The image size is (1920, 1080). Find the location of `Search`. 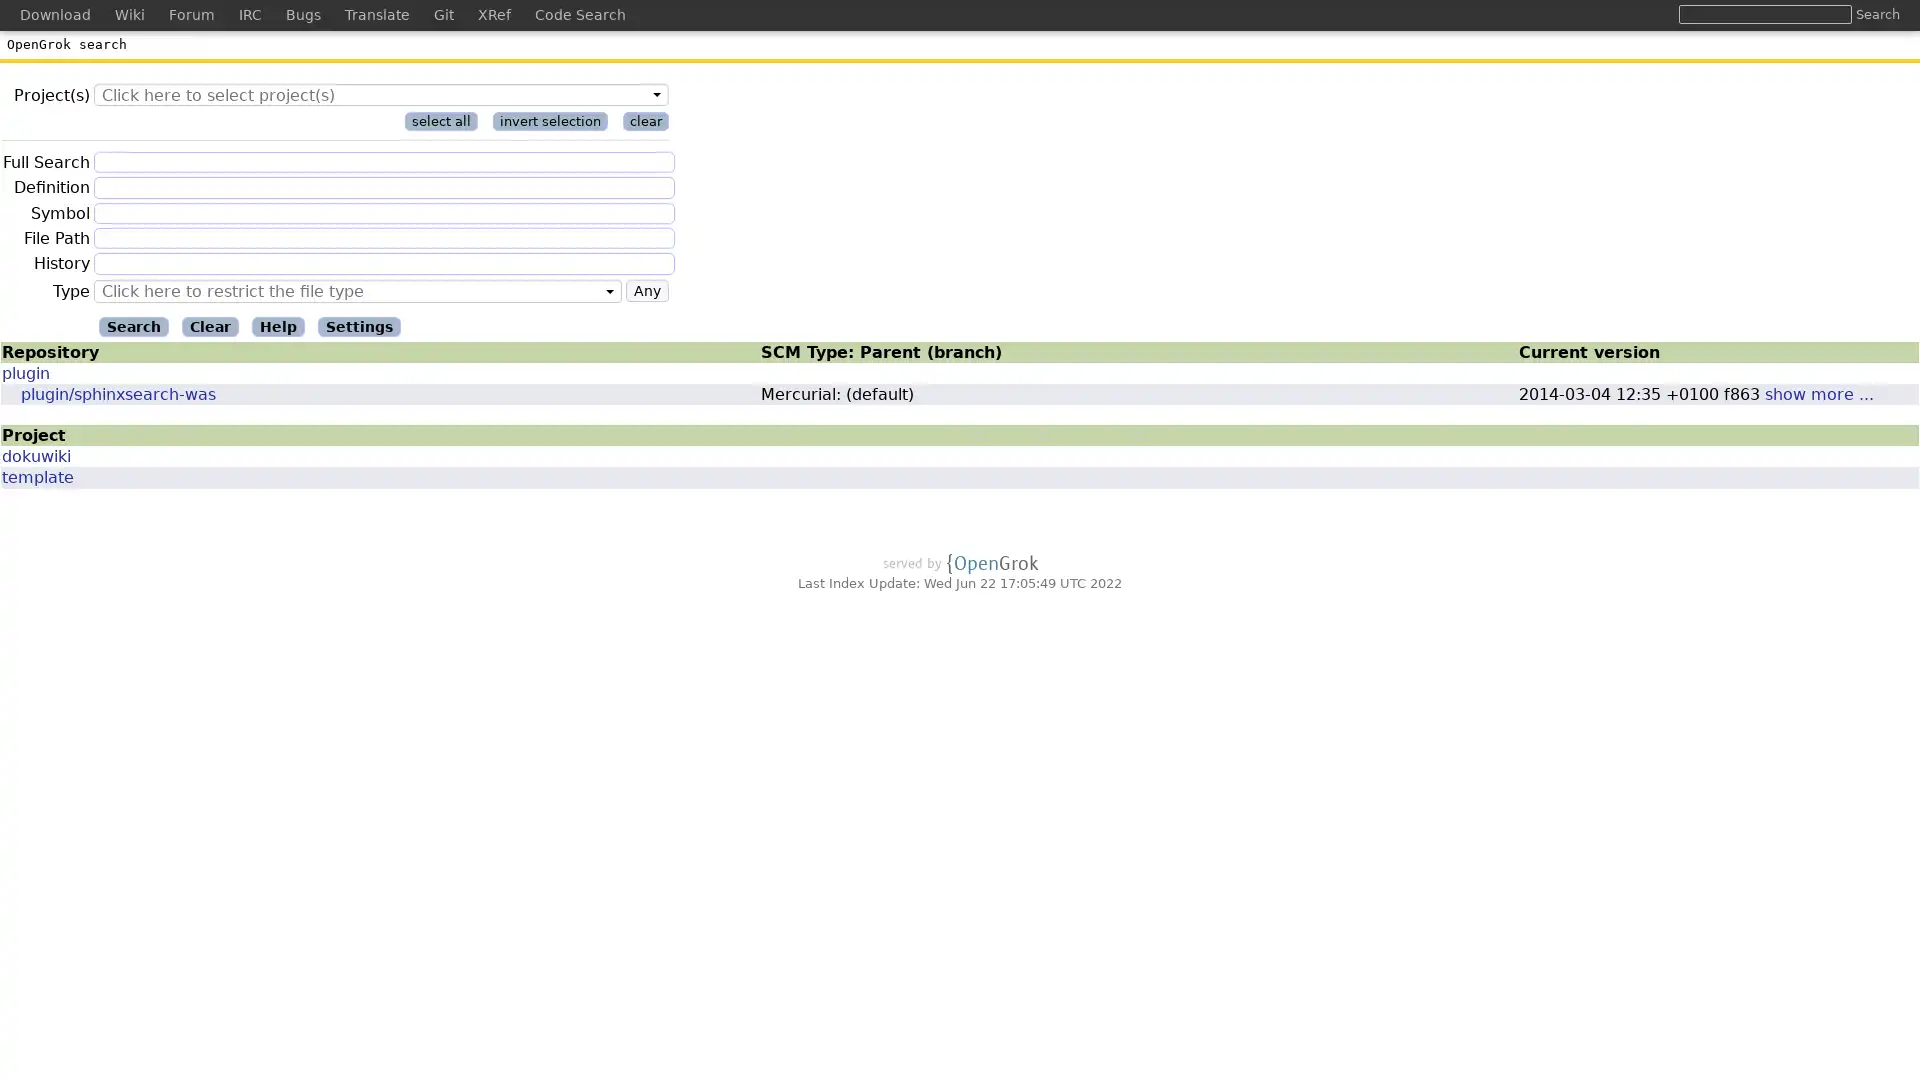

Search is located at coordinates (1876, 14).